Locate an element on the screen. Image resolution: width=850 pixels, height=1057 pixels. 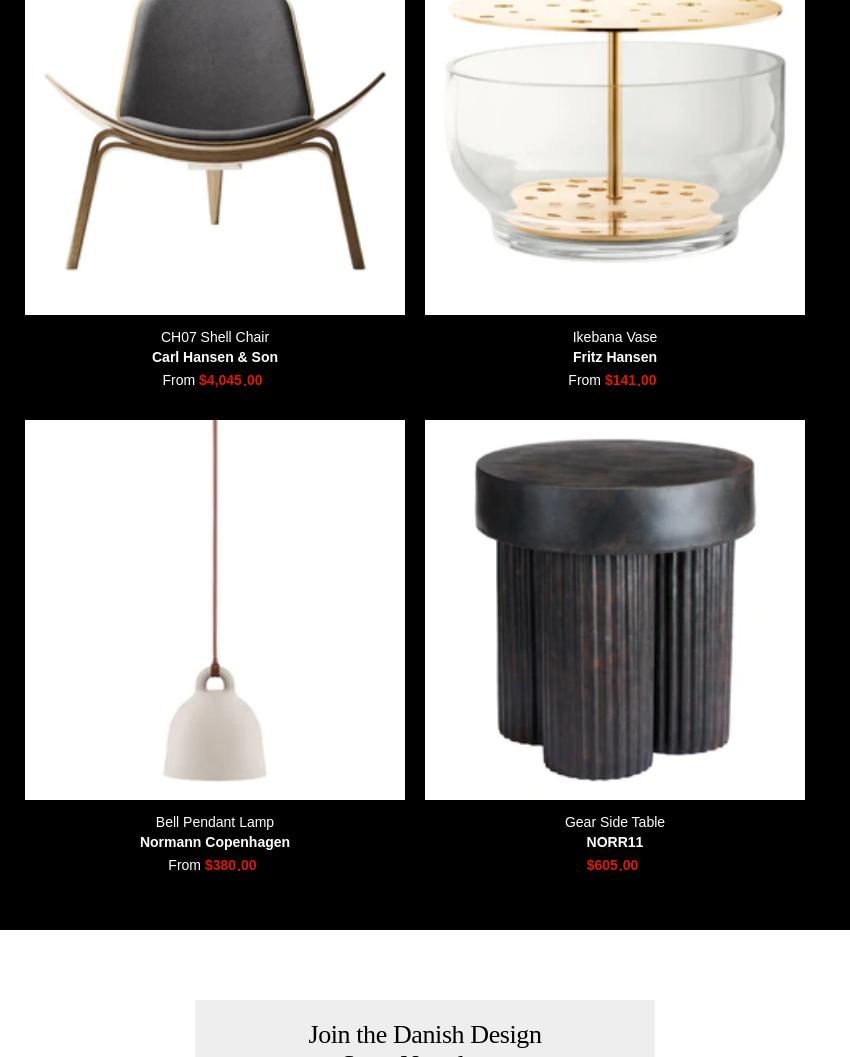
'Normann Copenhagen' is located at coordinates (138, 839).